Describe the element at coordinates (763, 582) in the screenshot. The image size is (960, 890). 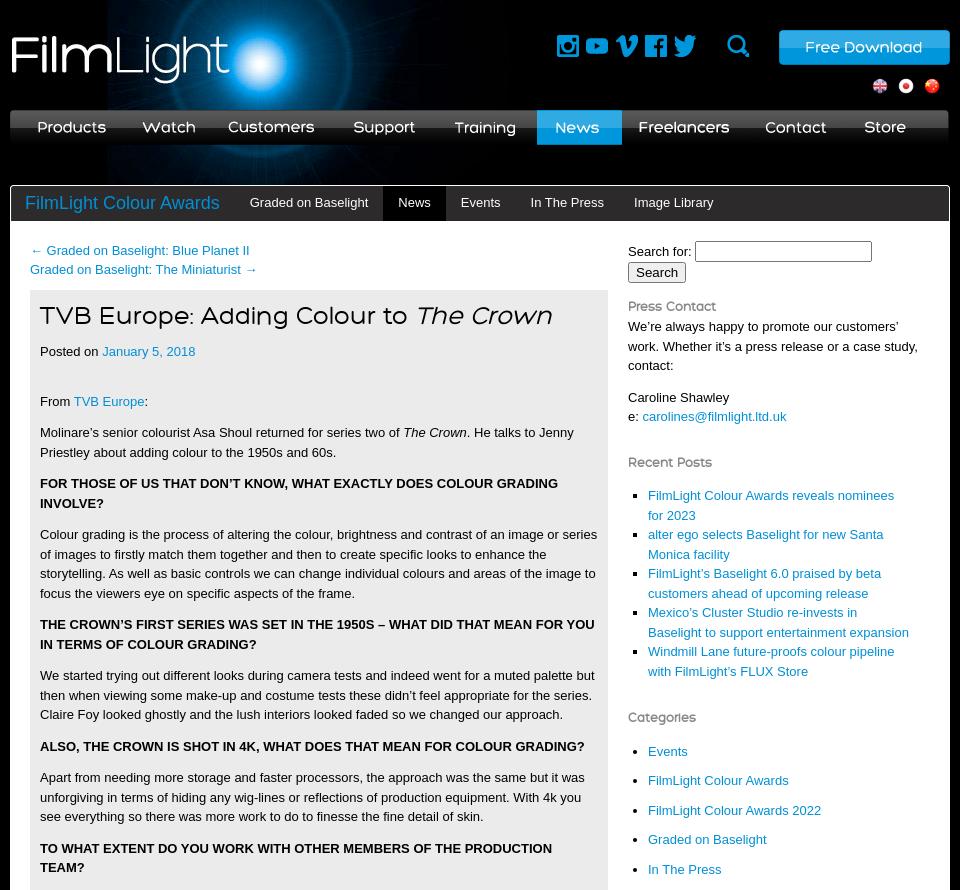
I see `'FilmLight’s Baselight 6.0 praised by beta customers ahead of upcoming release'` at that location.